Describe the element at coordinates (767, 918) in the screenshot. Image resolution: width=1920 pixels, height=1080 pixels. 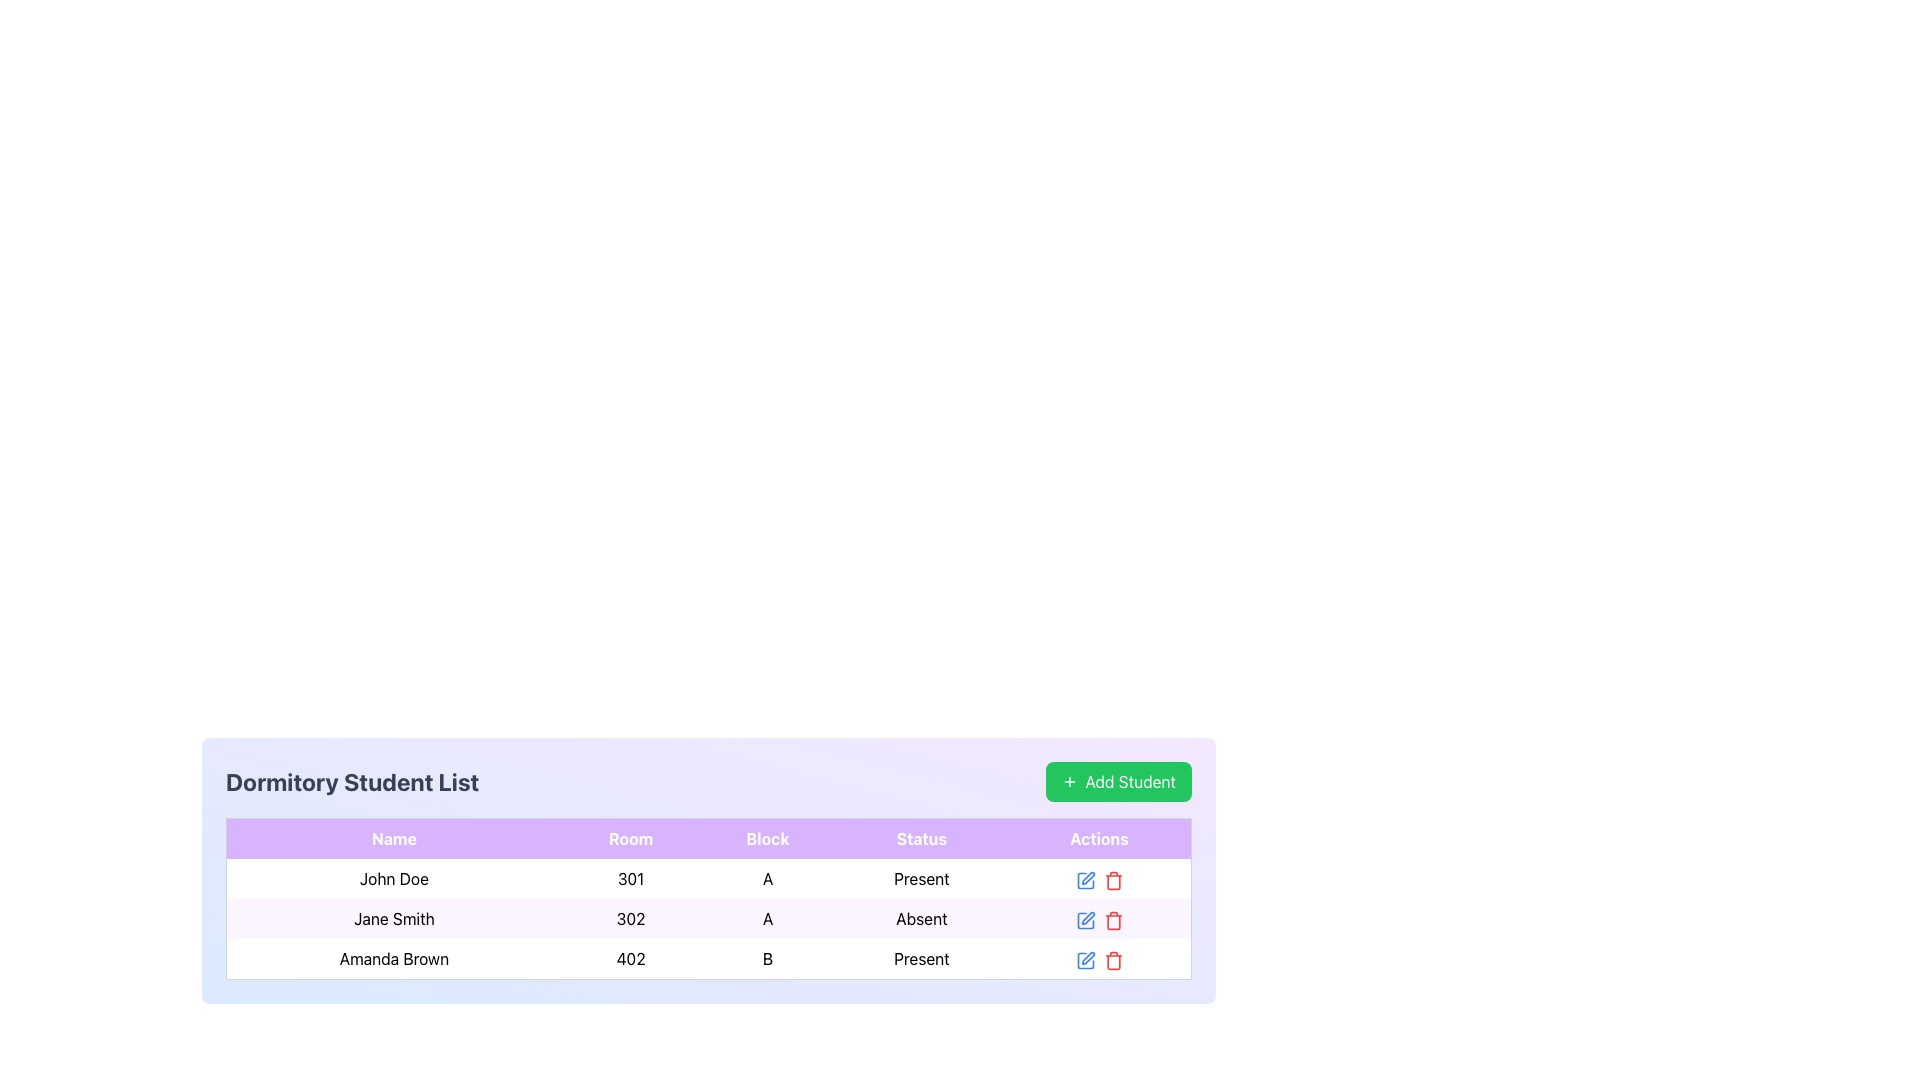
I see `the bold, black letter 'A' located in the third column labeled 'Block' and the second row corresponding to 'Jane Smith'` at that location.